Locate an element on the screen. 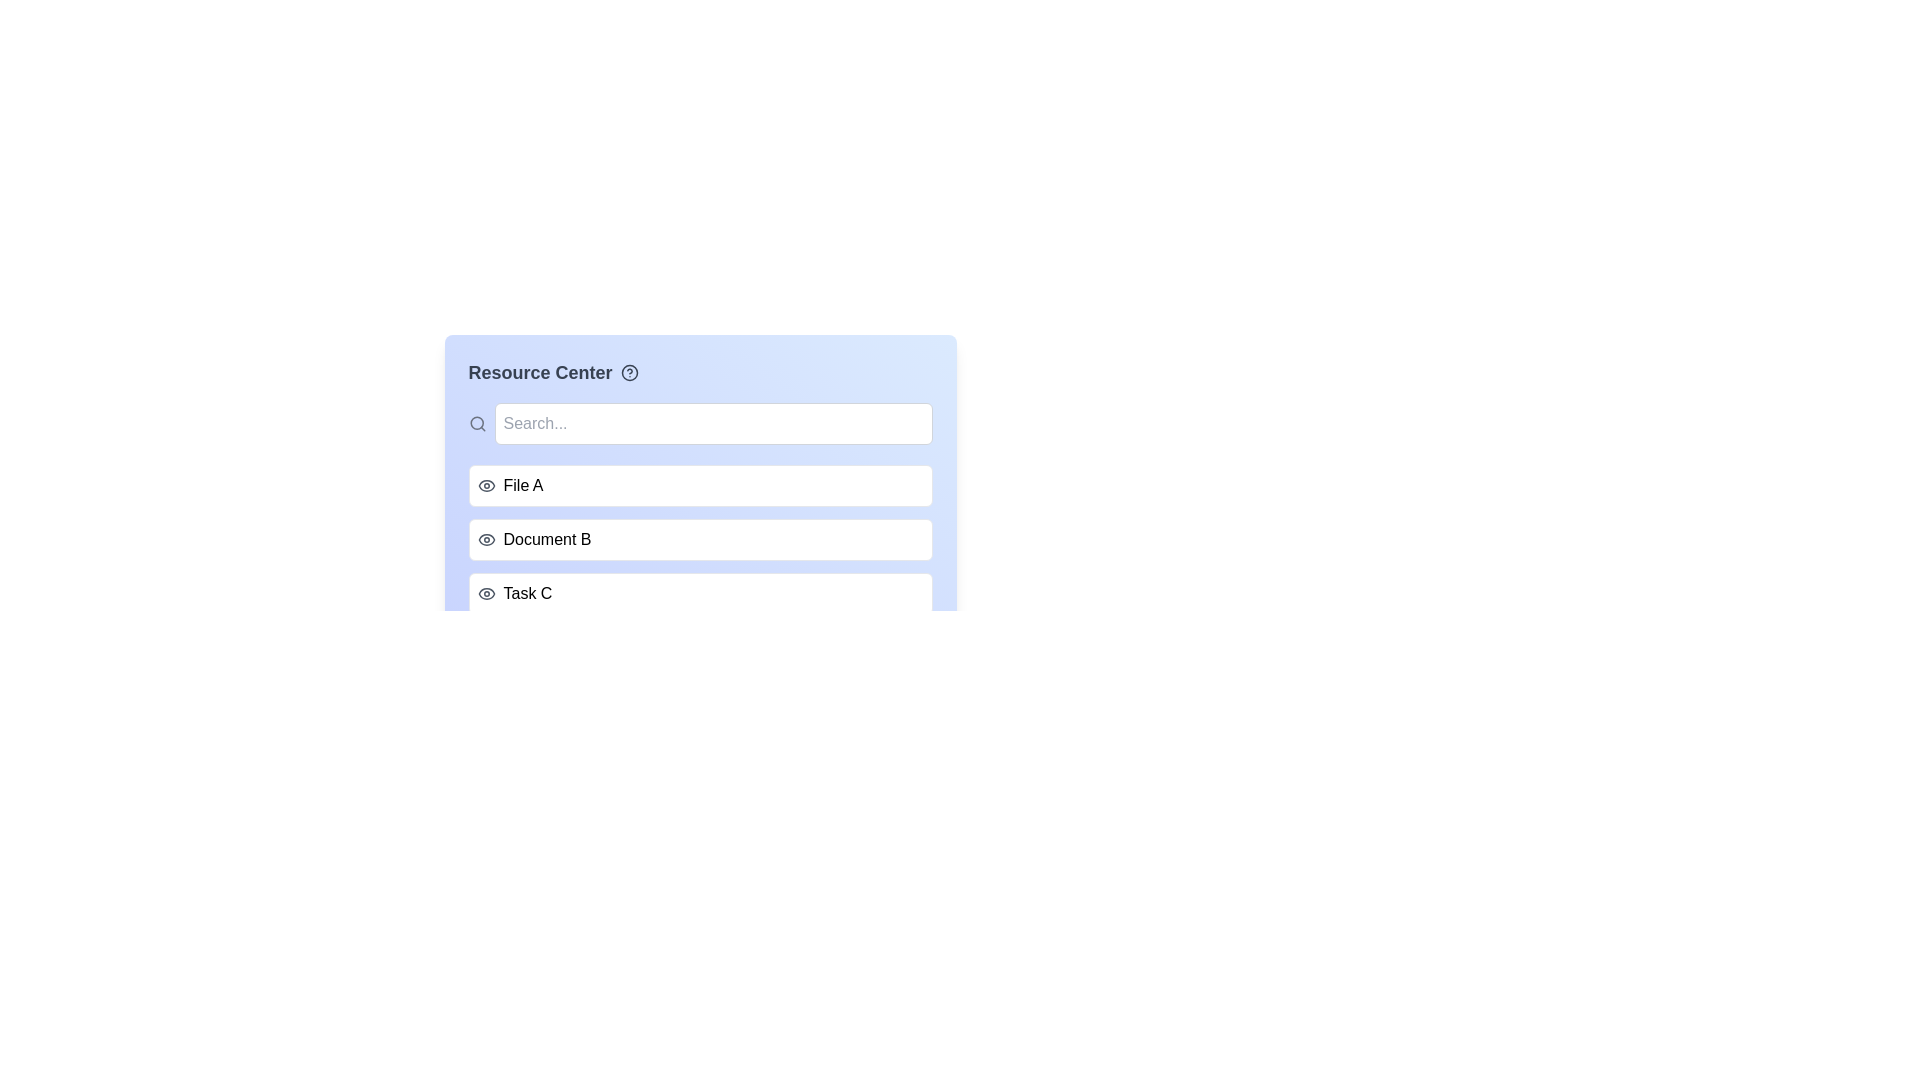 This screenshot has width=1920, height=1080. the 'Document B' list item in the Resource Center is located at coordinates (700, 540).